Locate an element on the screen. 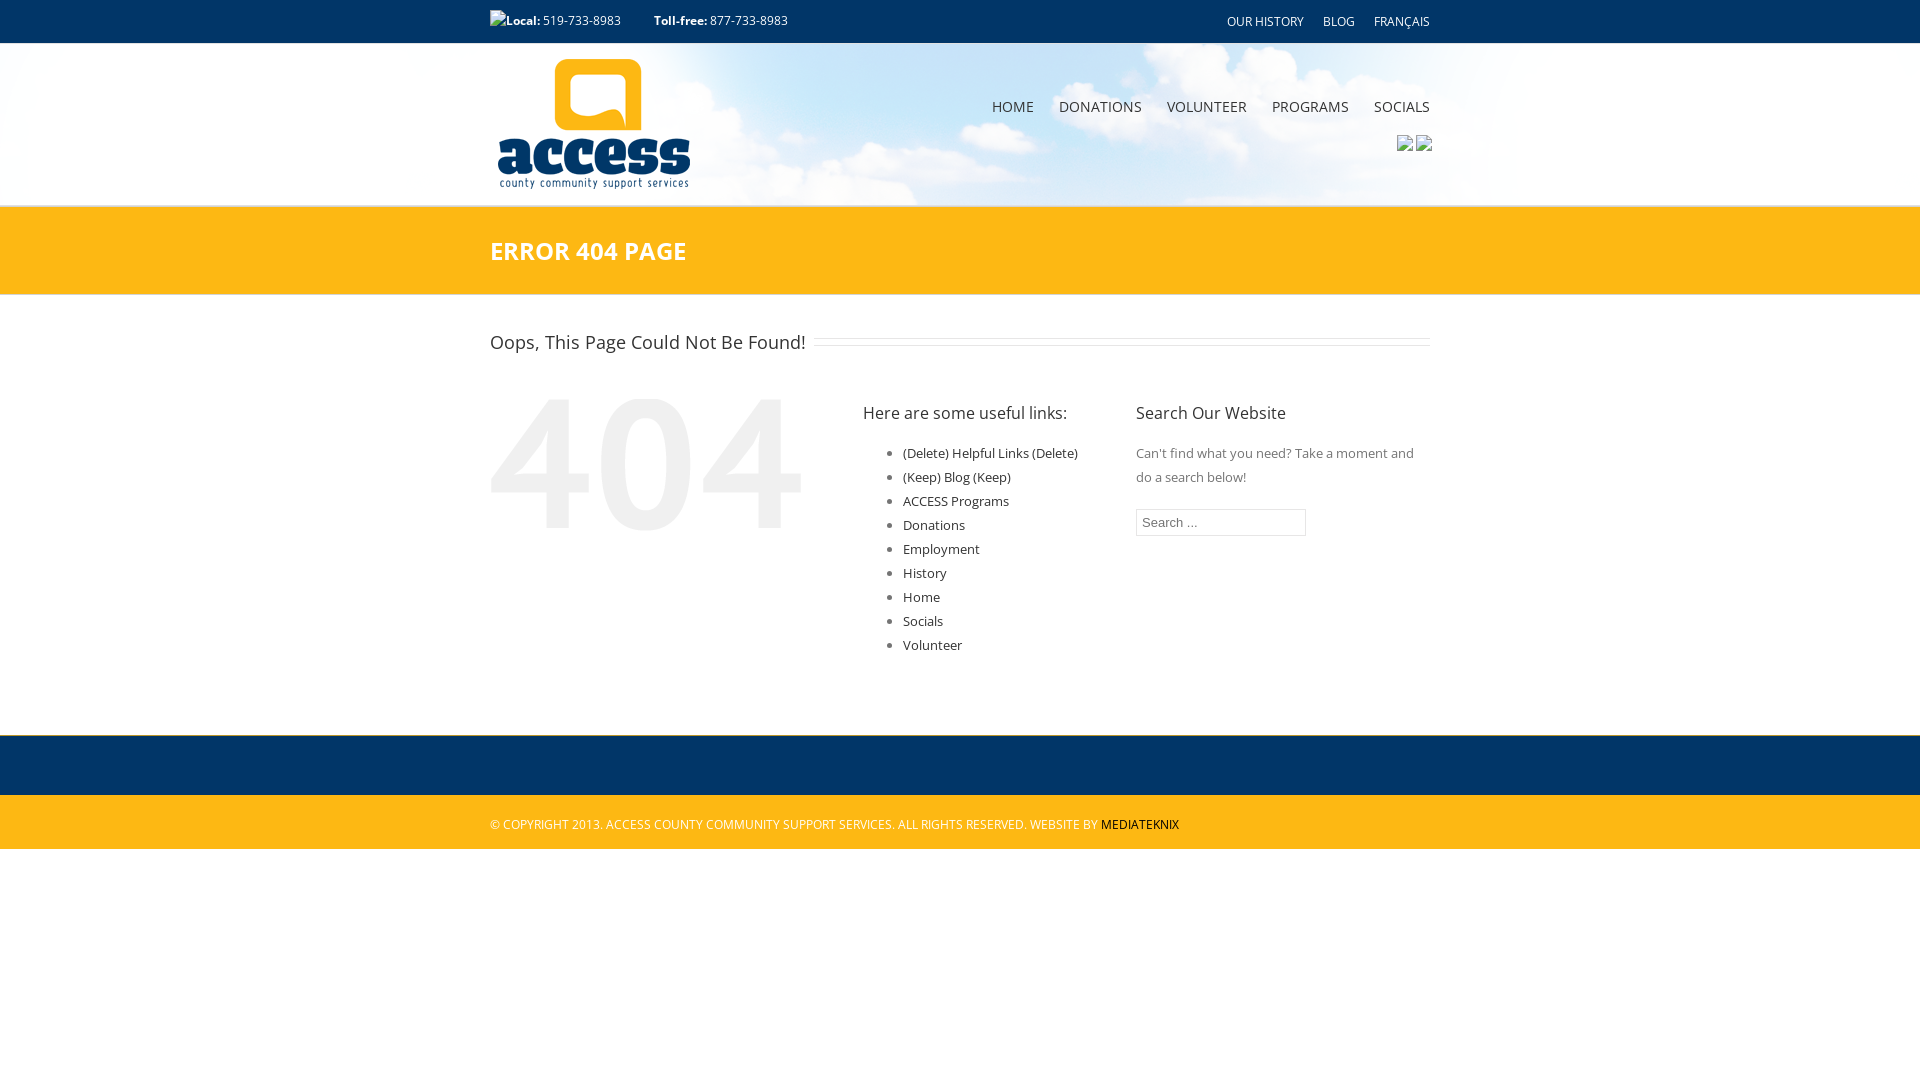 The image size is (1920, 1080). 'BLOG' is located at coordinates (1339, 21).